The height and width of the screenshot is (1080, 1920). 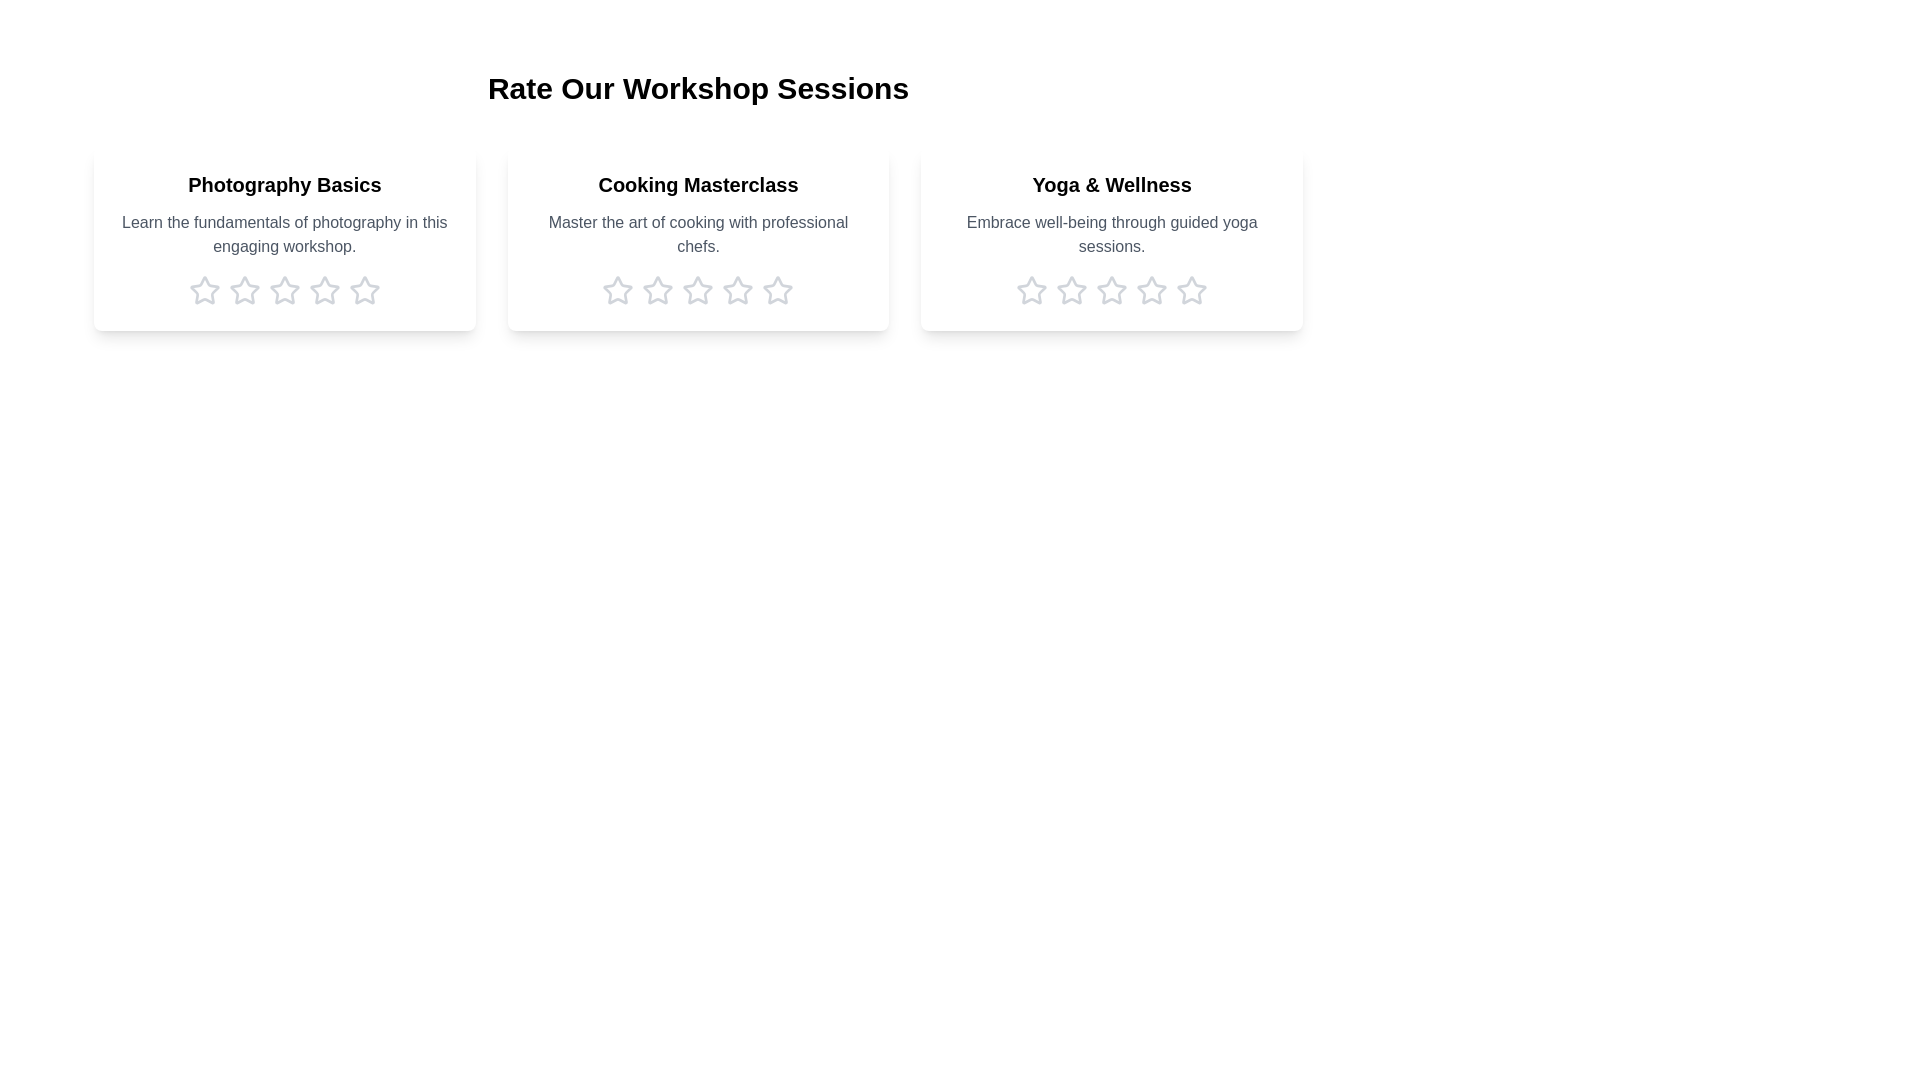 What do you see at coordinates (283, 290) in the screenshot?
I see `the rating for a workshop to 3 stars` at bounding box center [283, 290].